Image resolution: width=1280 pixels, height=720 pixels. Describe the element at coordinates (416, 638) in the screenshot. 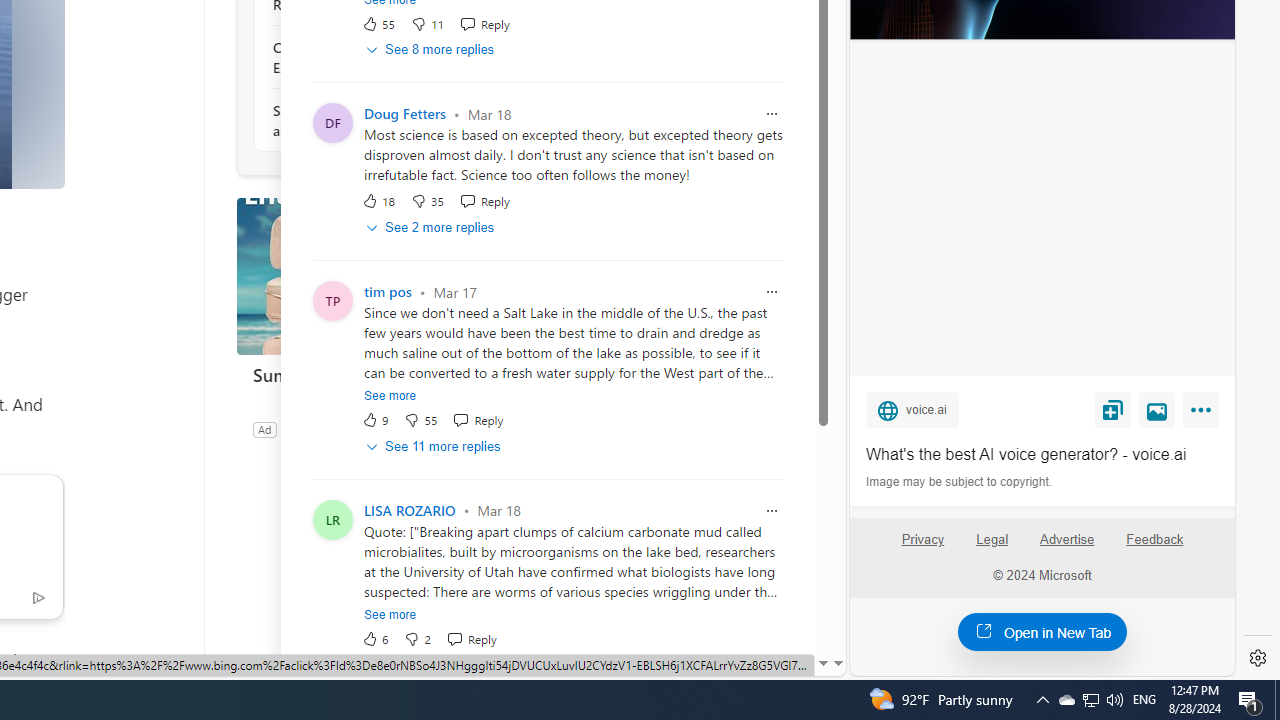

I see `'Dislike'` at that location.